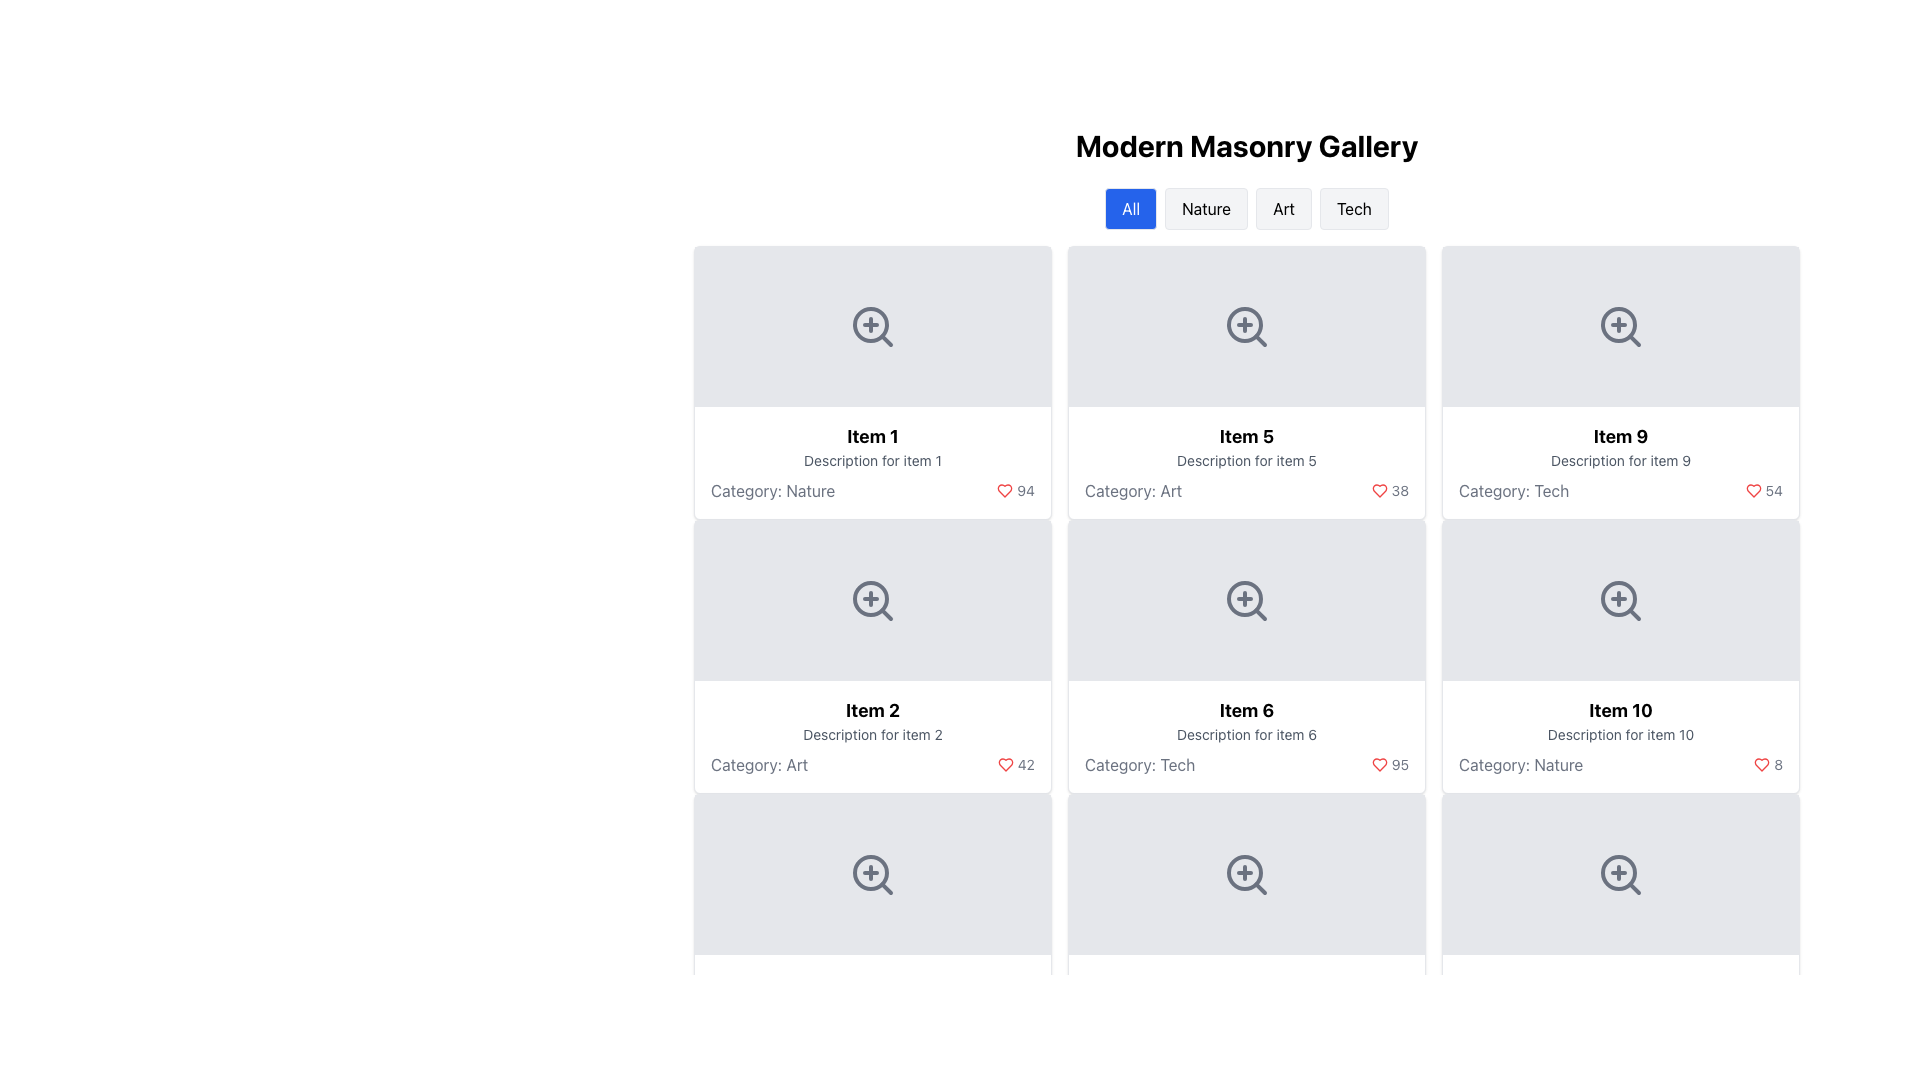  What do you see at coordinates (1378, 764) in the screenshot?
I see `the heart icon representing the 'like' count of 95 in Item 6, located in the fourth row and second column of the gallery grid` at bounding box center [1378, 764].